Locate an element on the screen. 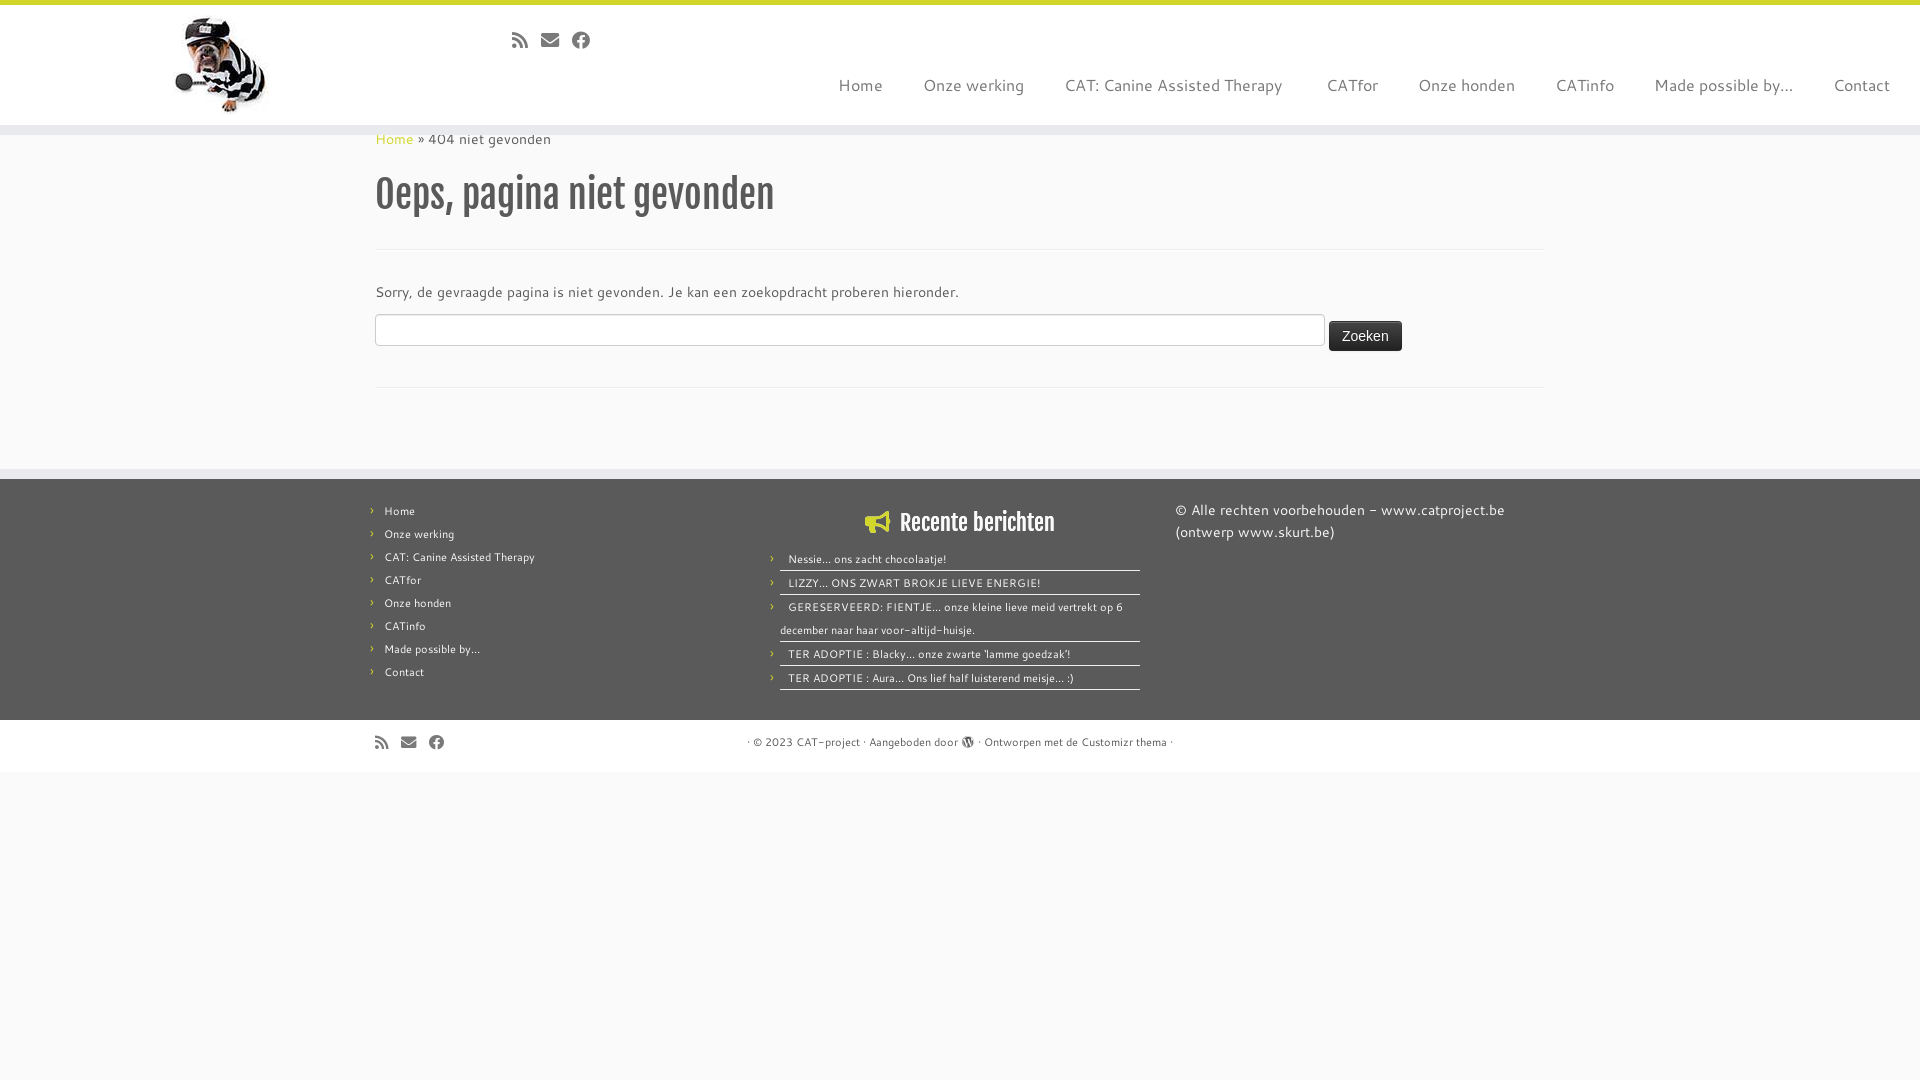 The width and height of the screenshot is (1920, 1080). 'CATfor' is located at coordinates (1352, 83).